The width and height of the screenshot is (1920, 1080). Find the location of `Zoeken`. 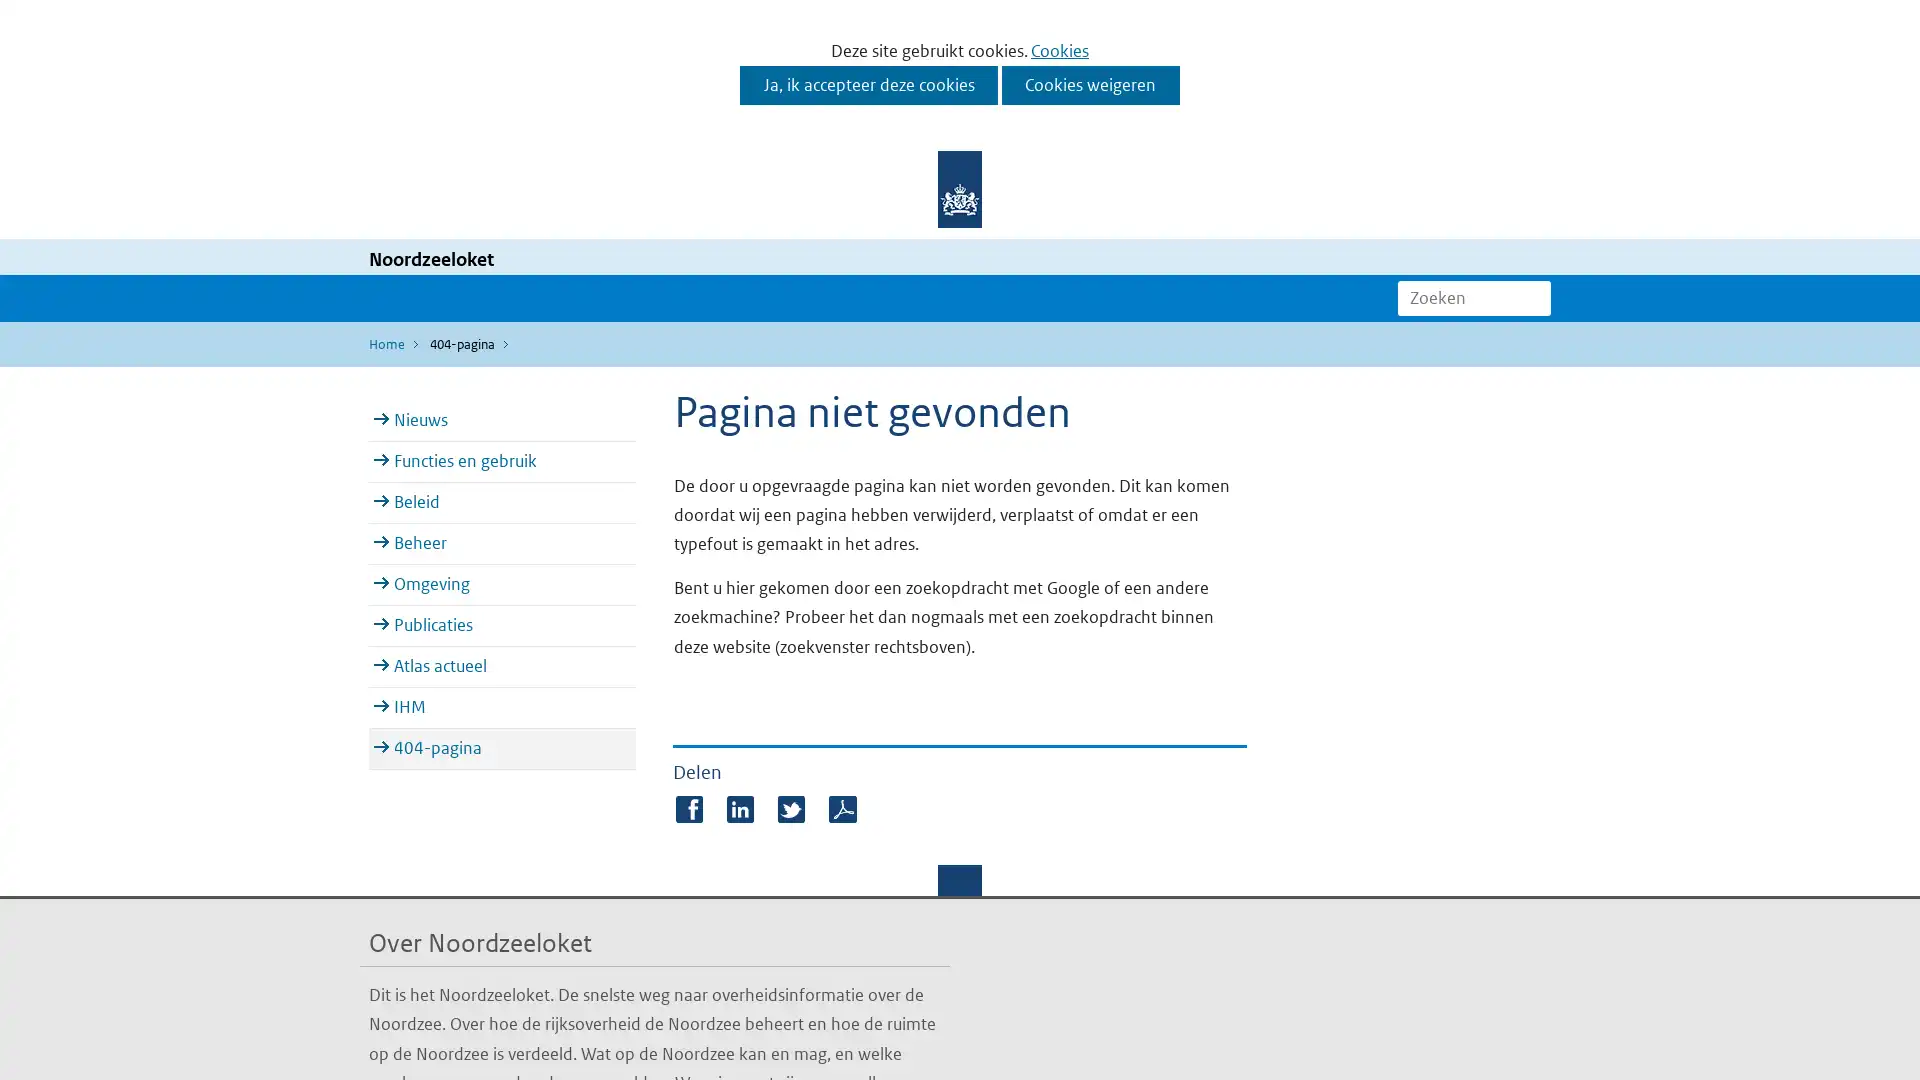

Zoeken is located at coordinates (1534, 297).